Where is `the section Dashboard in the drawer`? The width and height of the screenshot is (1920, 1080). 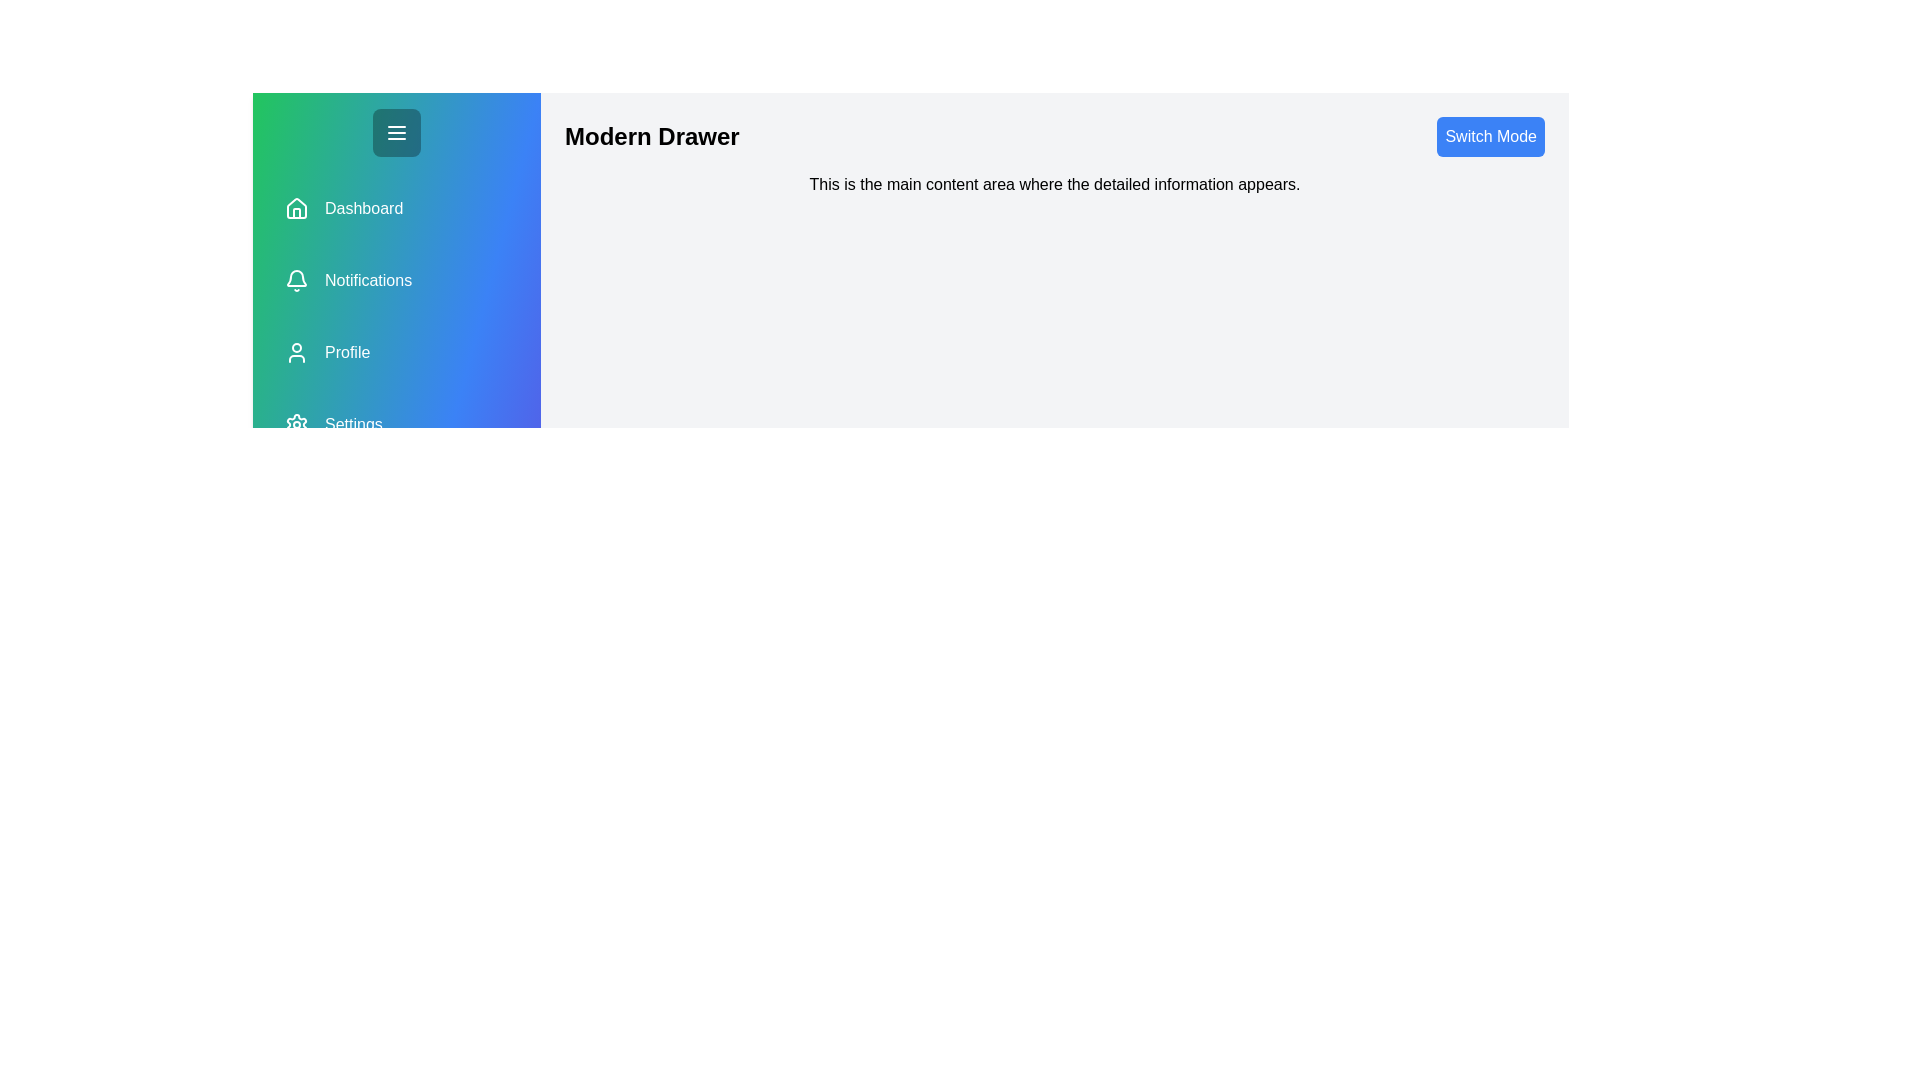
the section Dashboard in the drawer is located at coordinates (397, 208).